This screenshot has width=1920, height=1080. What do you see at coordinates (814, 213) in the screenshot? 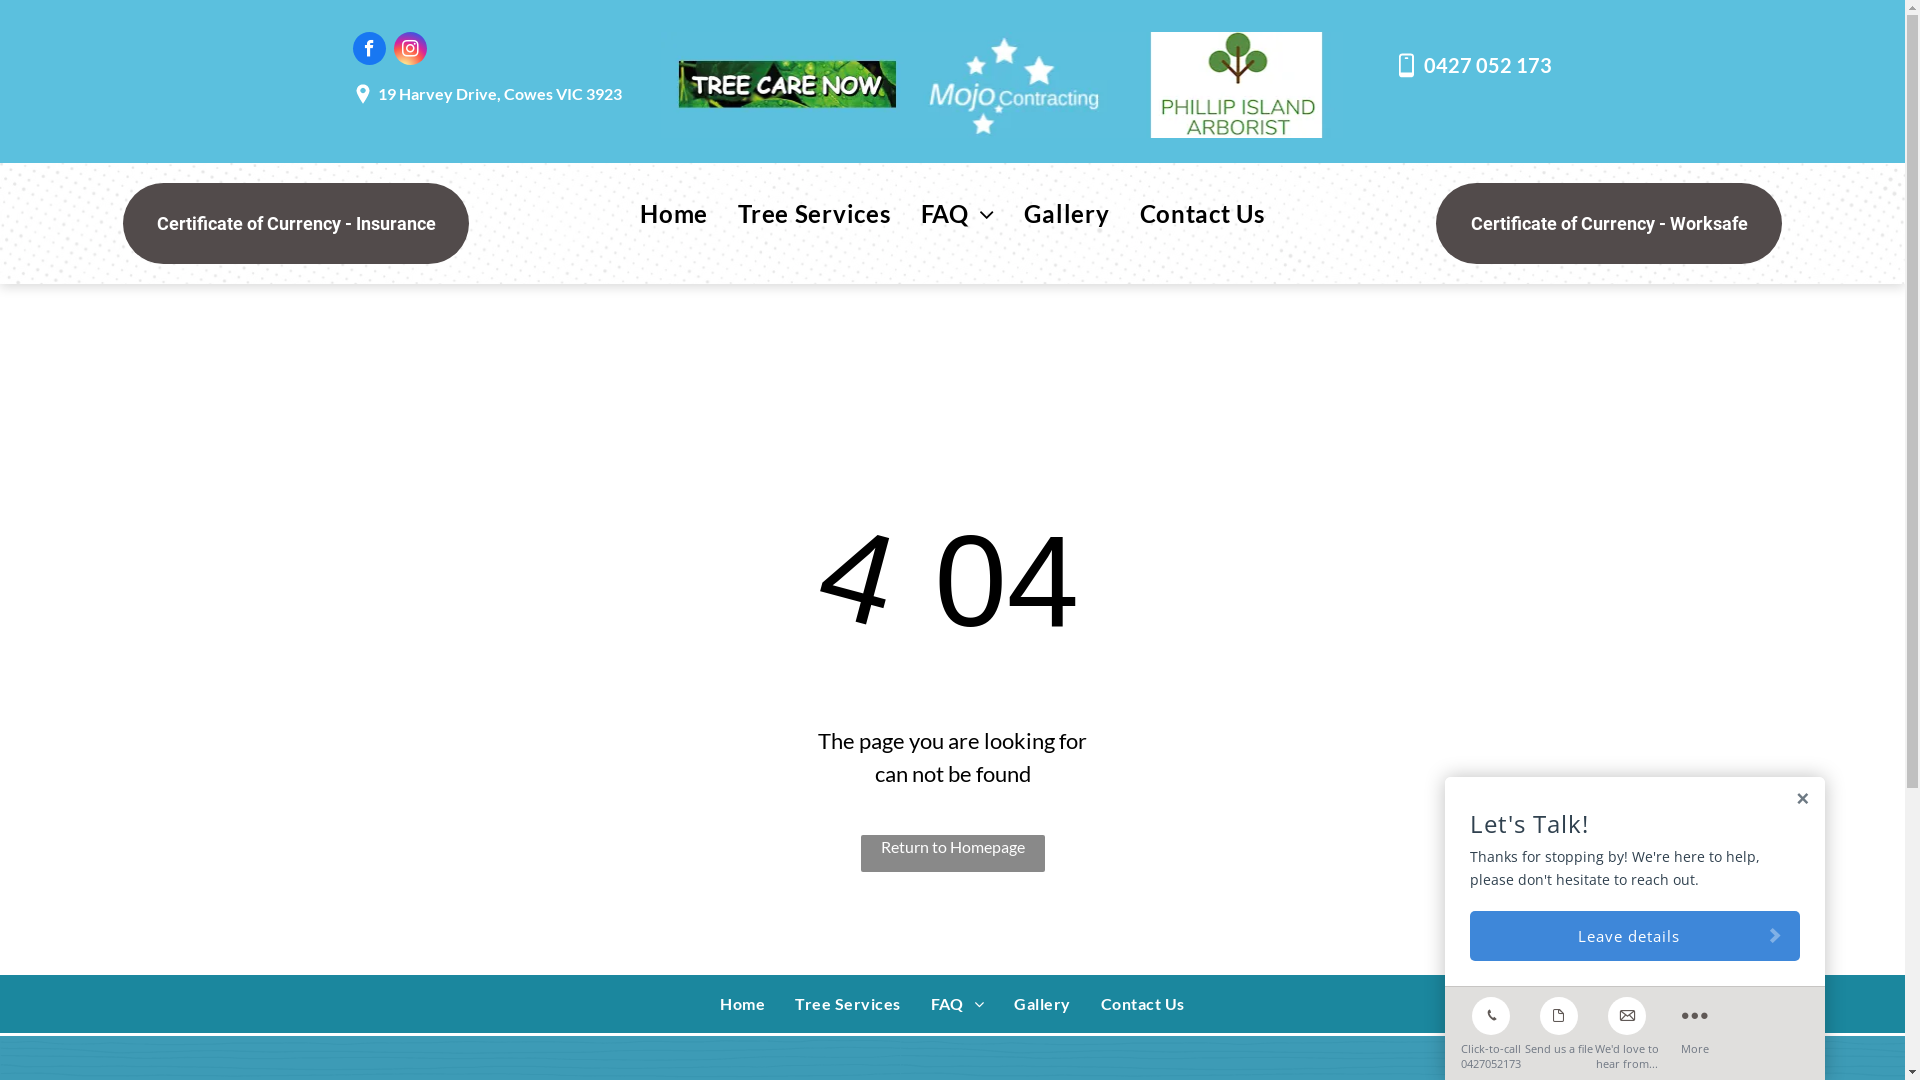
I see `'Tree Services'` at bounding box center [814, 213].